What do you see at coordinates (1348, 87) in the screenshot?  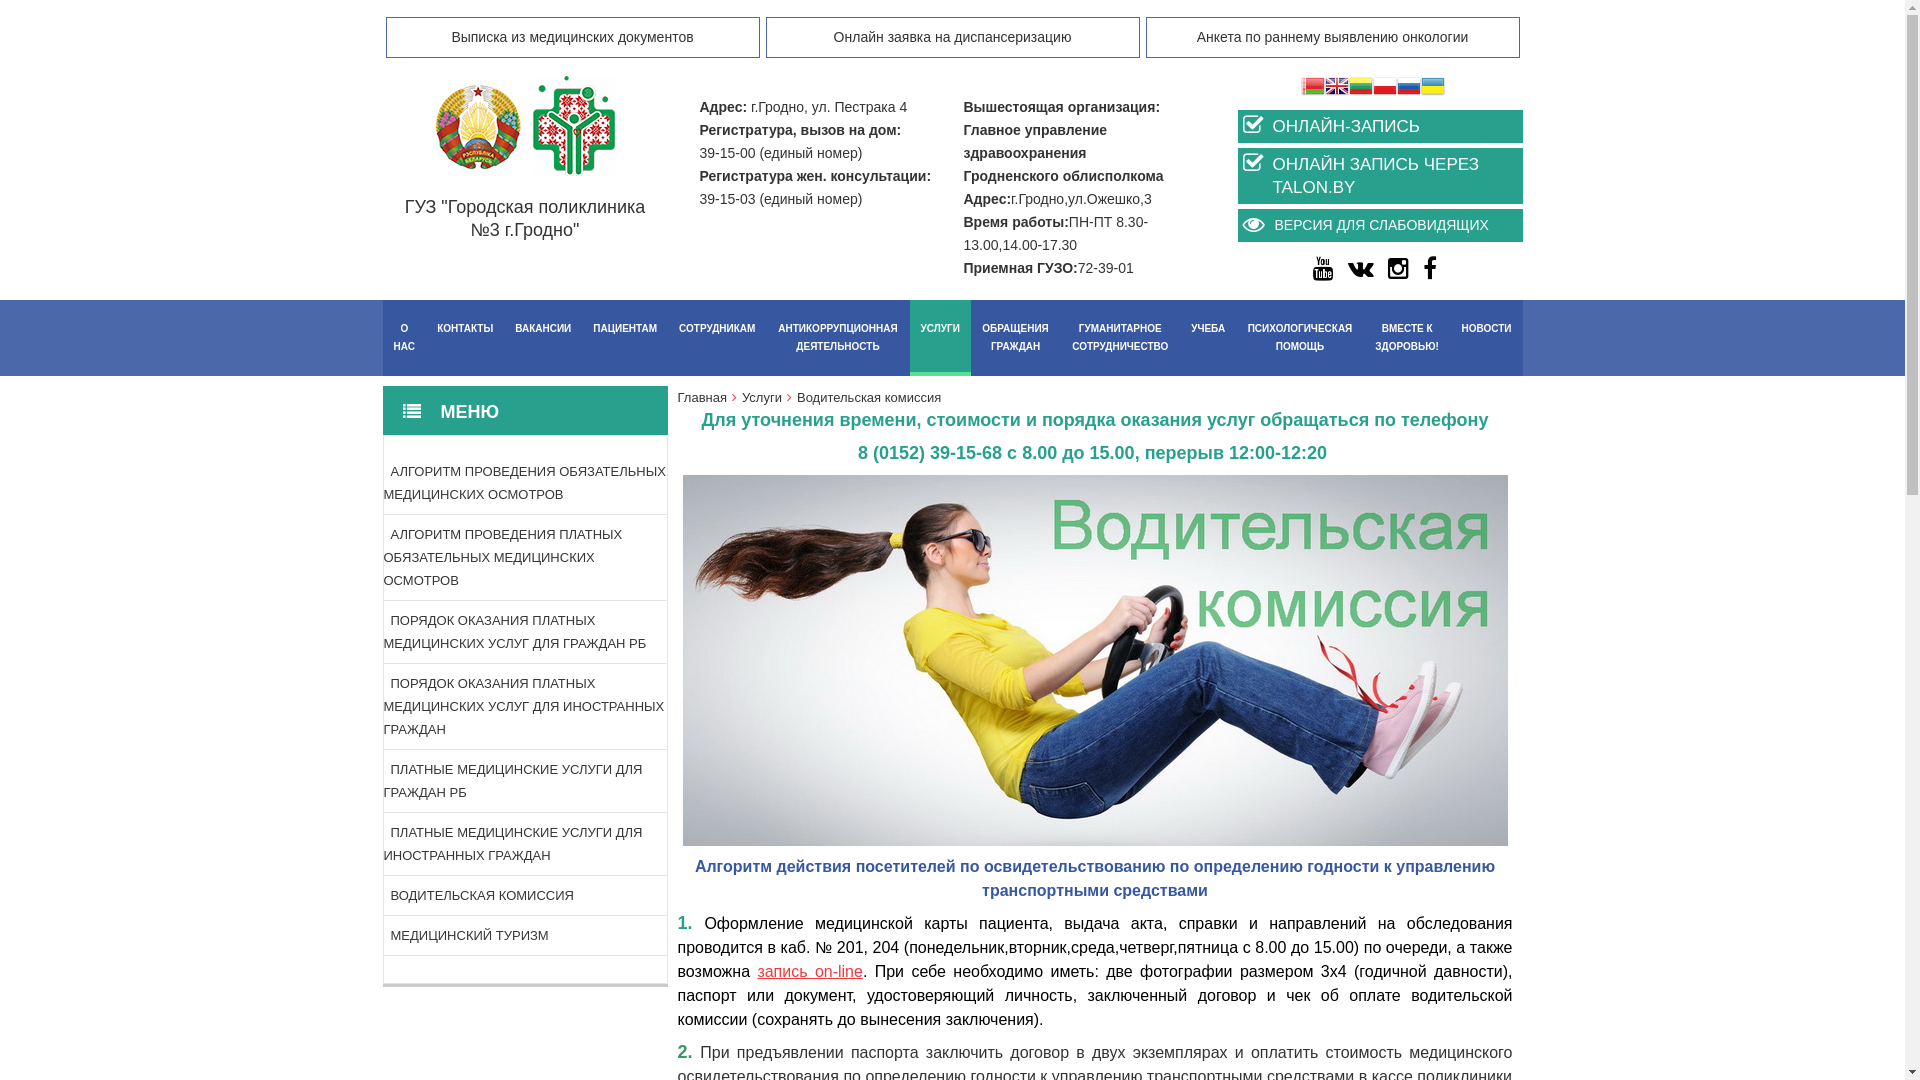 I see `'Lithuanian'` at bounding box center [1348, 87].